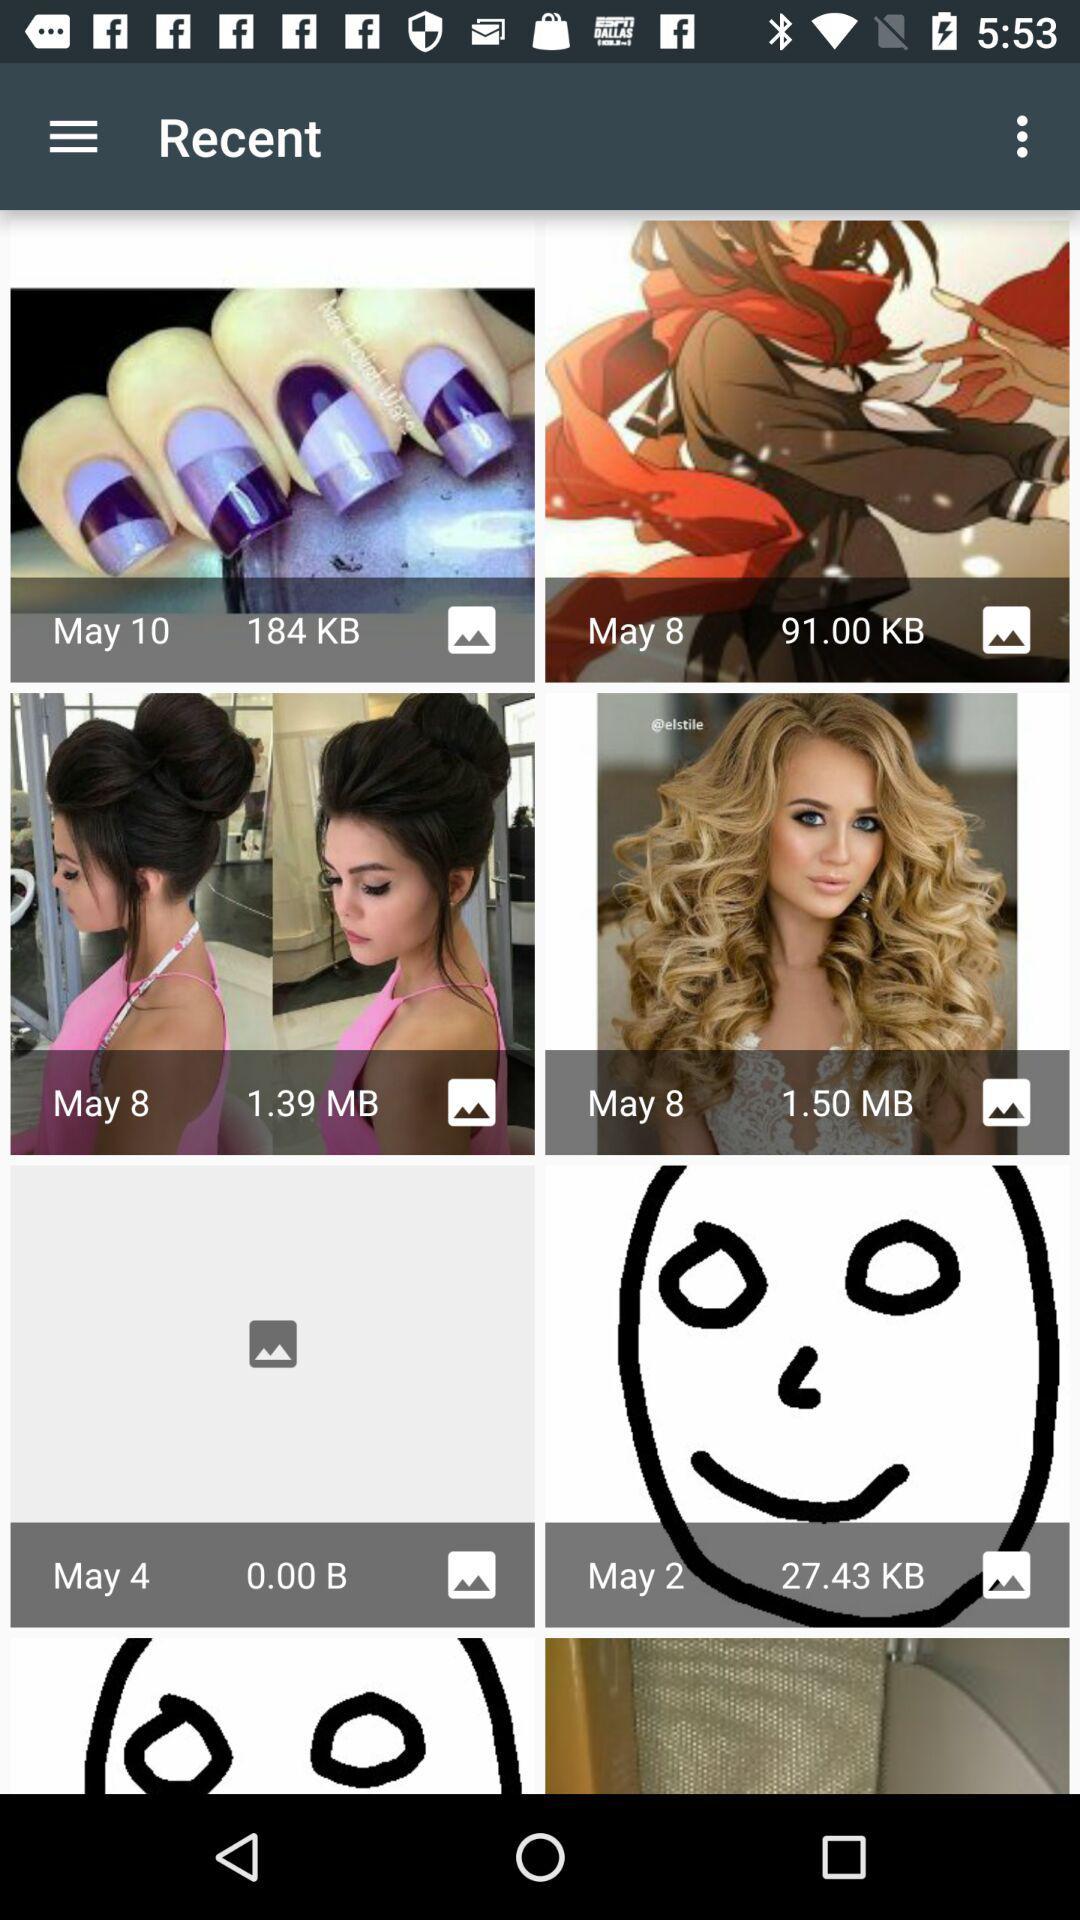 The image size is (1080, 1920). What do you see at coordinates (72, 135) in the screenshot?
I see `icon to the left of recent app` at bounding box center [72, 135].